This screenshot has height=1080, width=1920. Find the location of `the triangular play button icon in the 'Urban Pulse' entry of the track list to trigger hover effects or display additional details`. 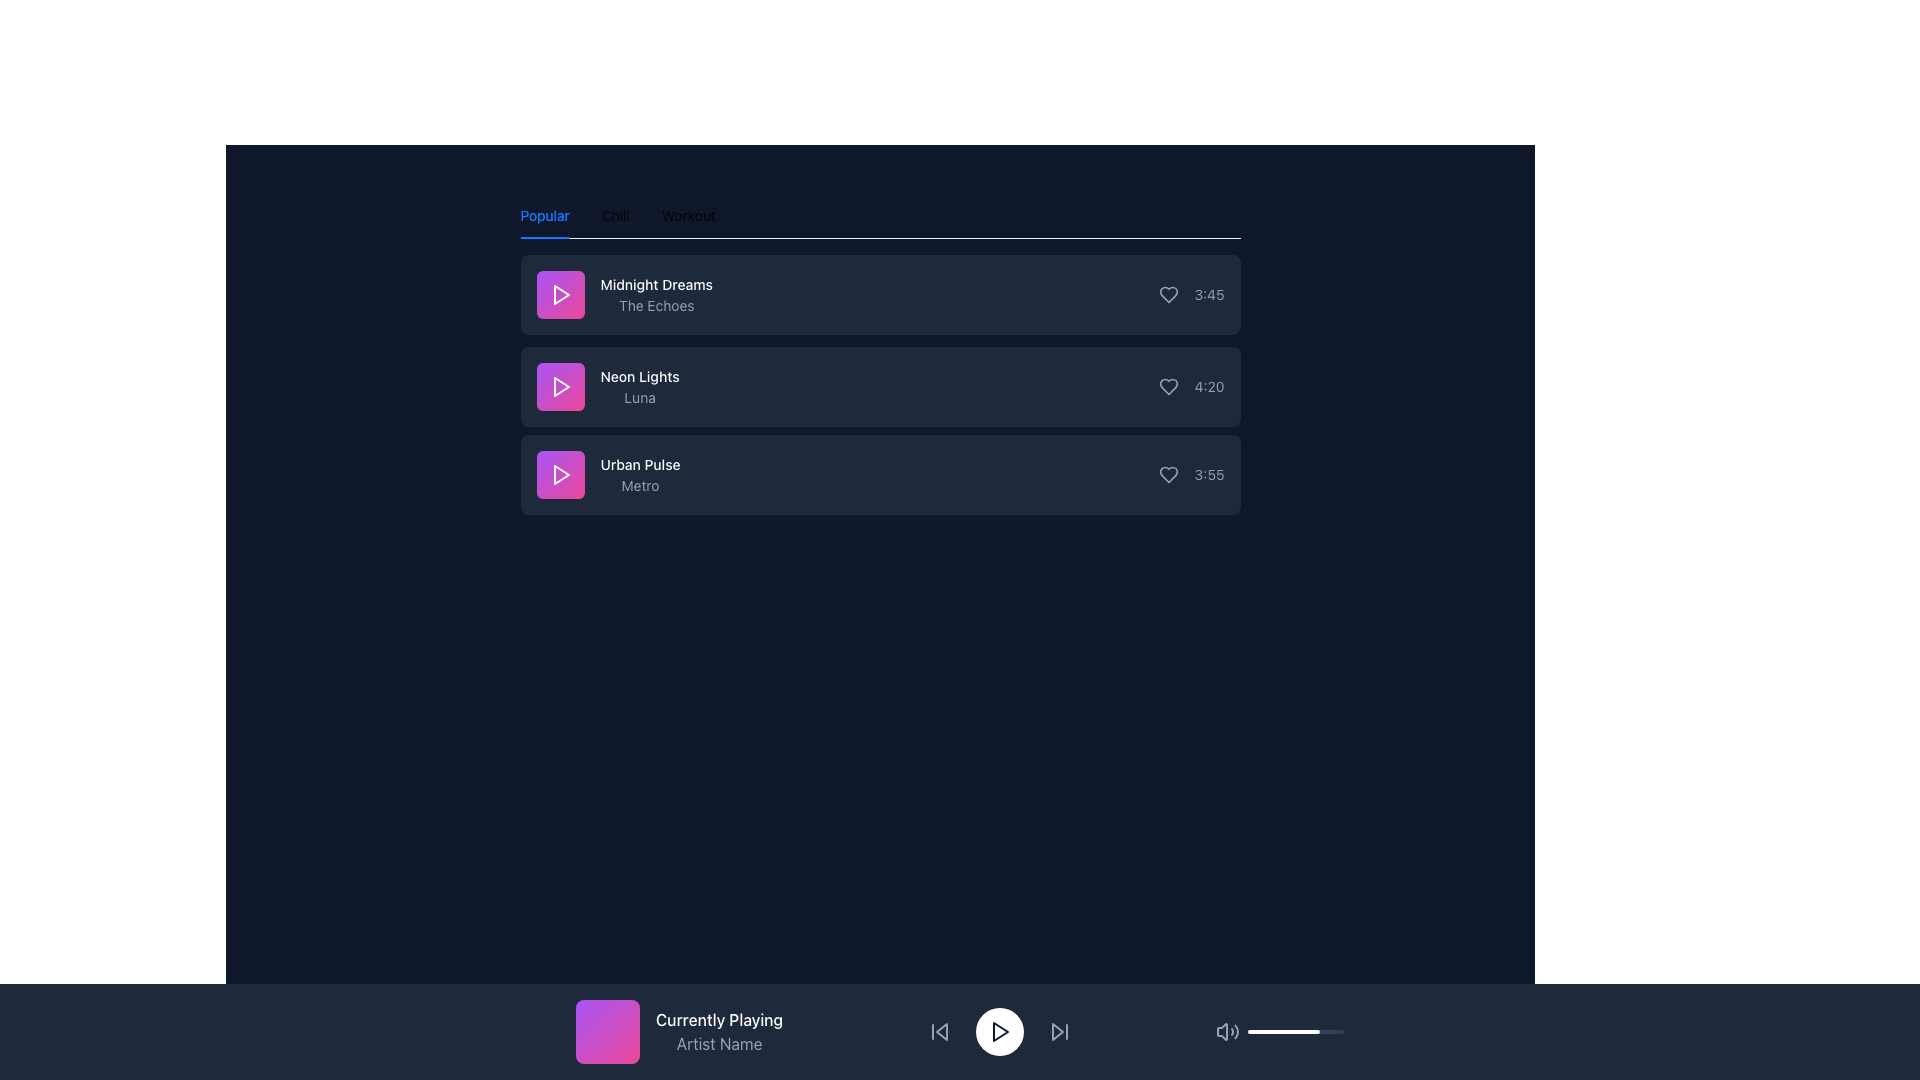

the triangular play button icon in the 'Urban Pulse' entry of the track list to trigger hover effects or display additional details is located at coordinates (560, 474).